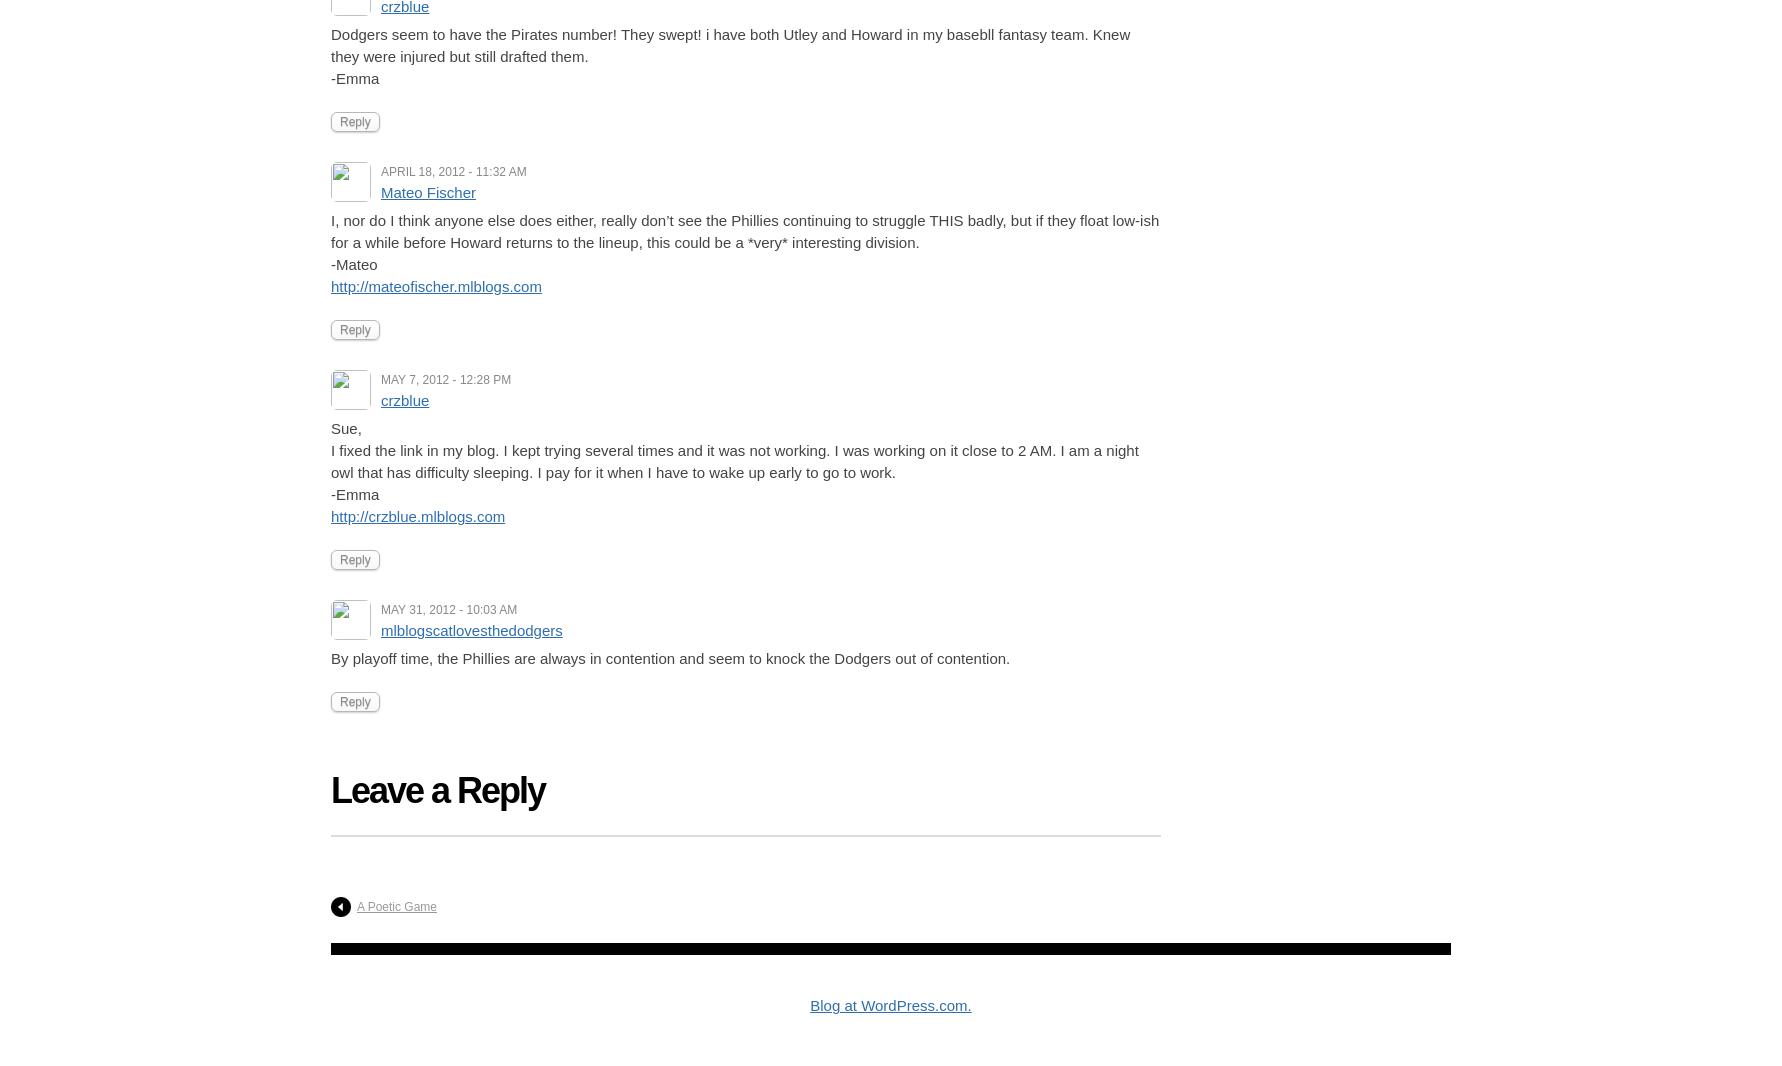 This screenshot has width=1782, height=1066. Describe the element at coordinates (446, 380) in the screenshot. I see `'May 7, 2012 - 12:28 pm'` at that location.